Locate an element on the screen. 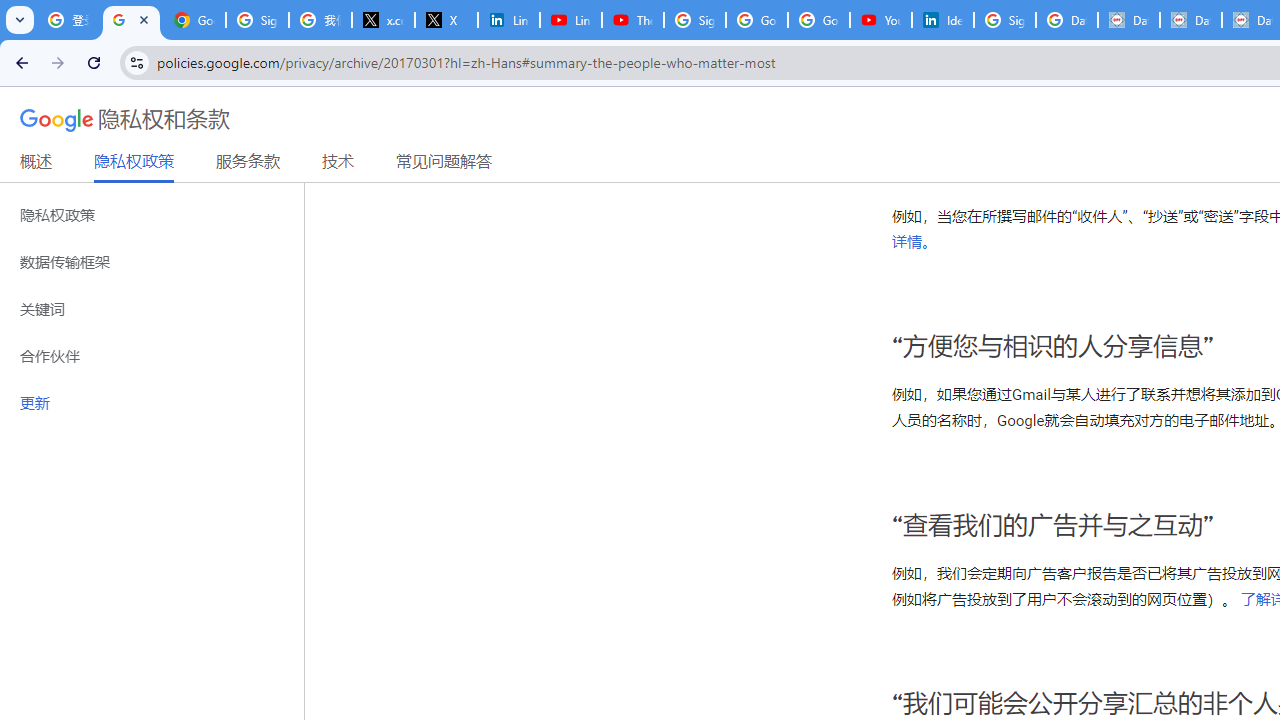  'Data Privacy Framework' is located at coordinates (1128, 20).